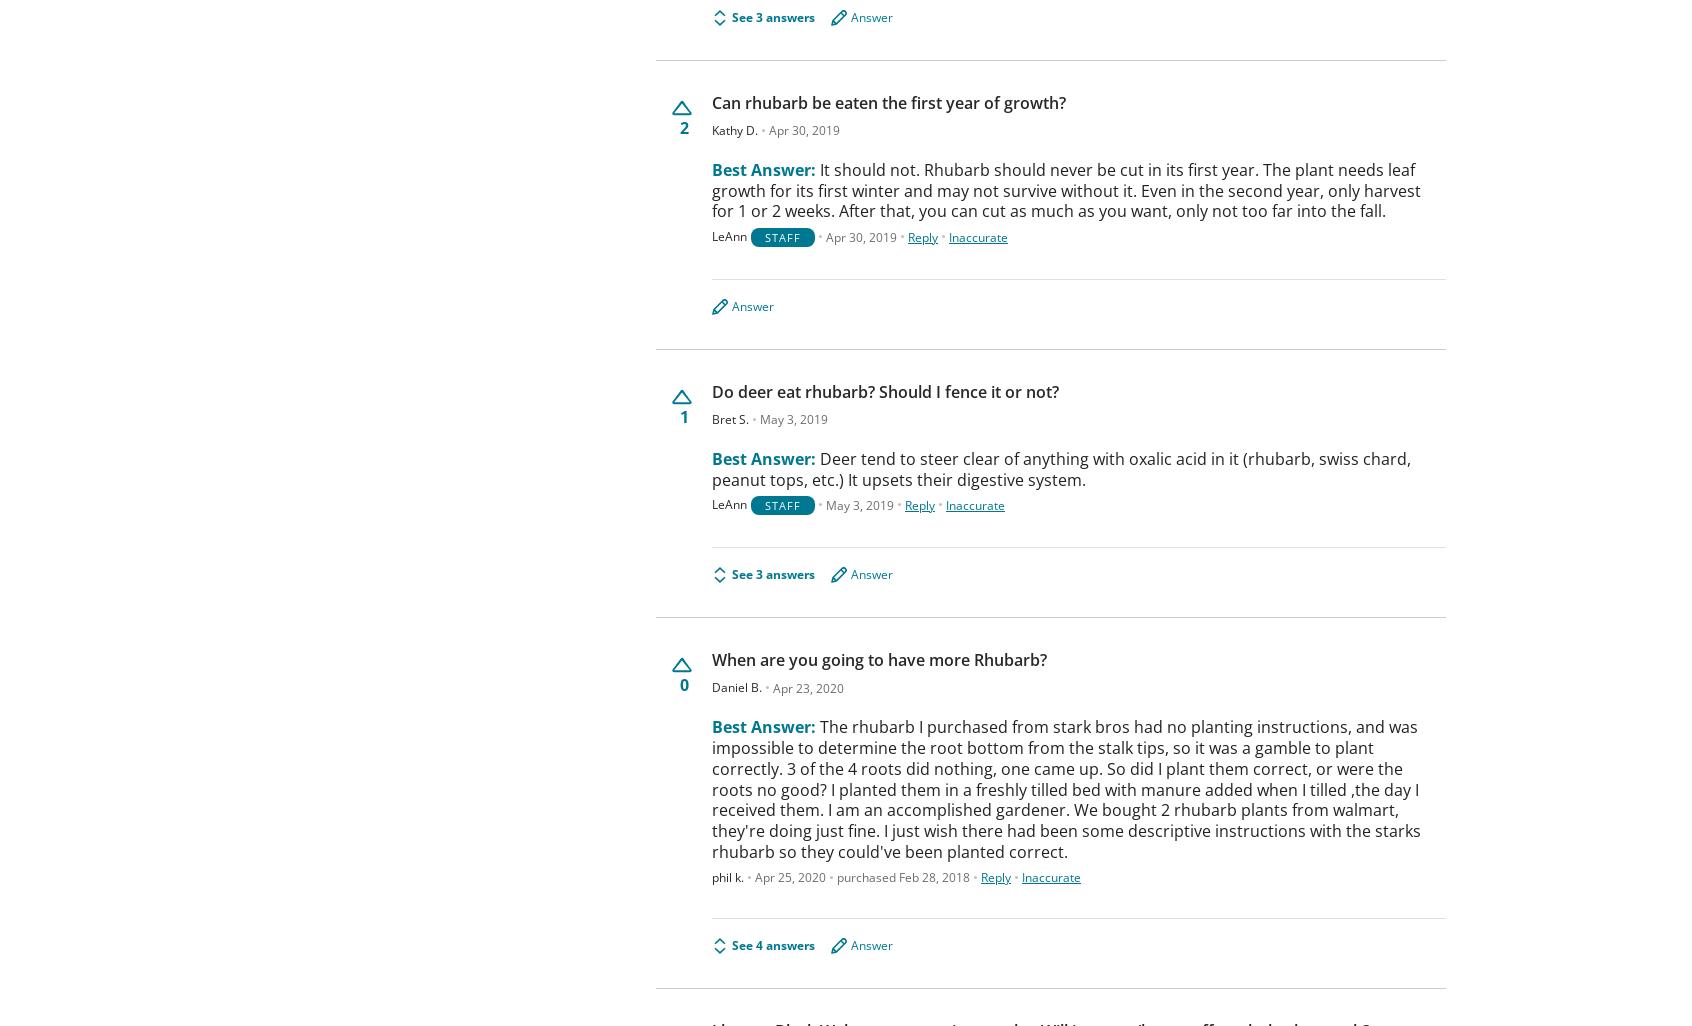 This screenshot has width=1692, height=1026. Describe the element at coordinates (710, 189) in the screenshot. I see `'It should not. Rhubarb should never be cut in its first year. The plant needs leaf growth for its first winter and may not survive without it. Even in the second  year, only harvest for 1 or 2 weeks. After that, you can cut as much as you want, only not too far into the fall.'` at that location.